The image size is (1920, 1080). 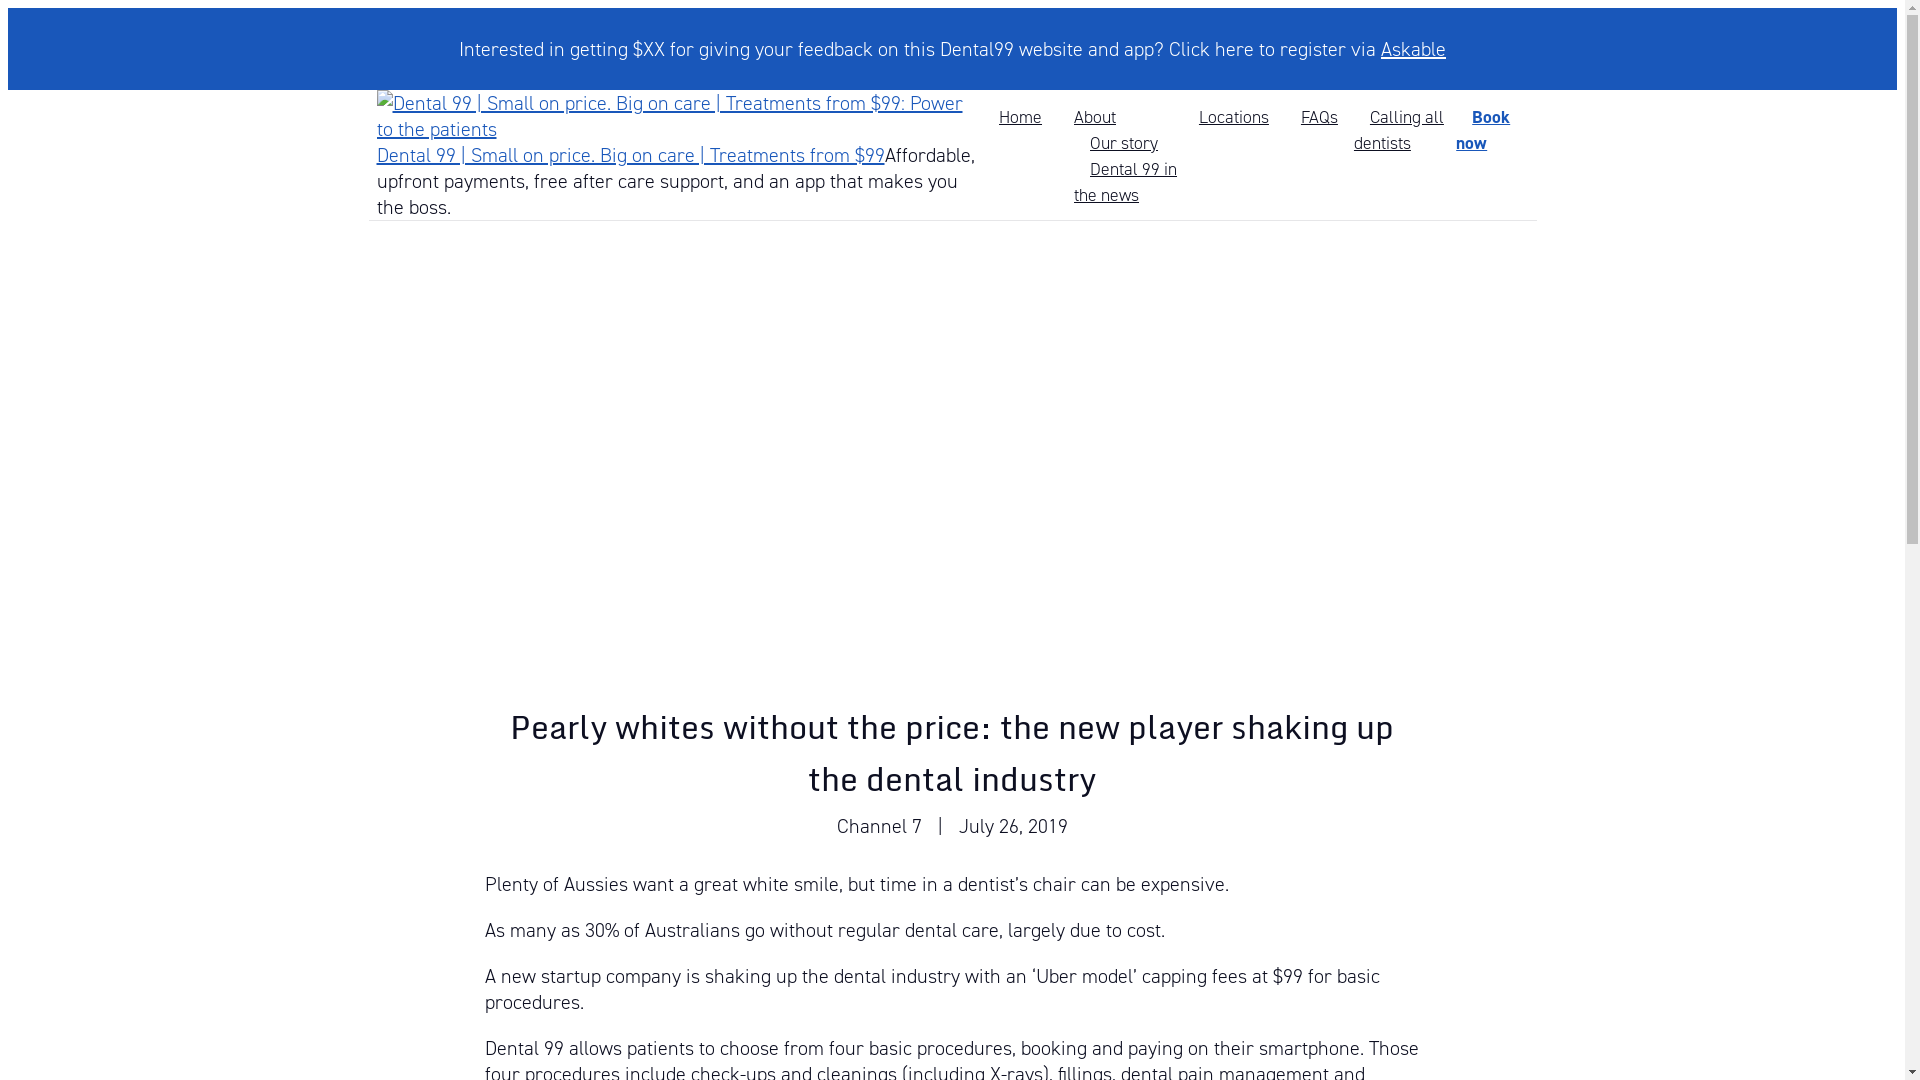 I want to click on 'About', so click(x=1093, y=116).